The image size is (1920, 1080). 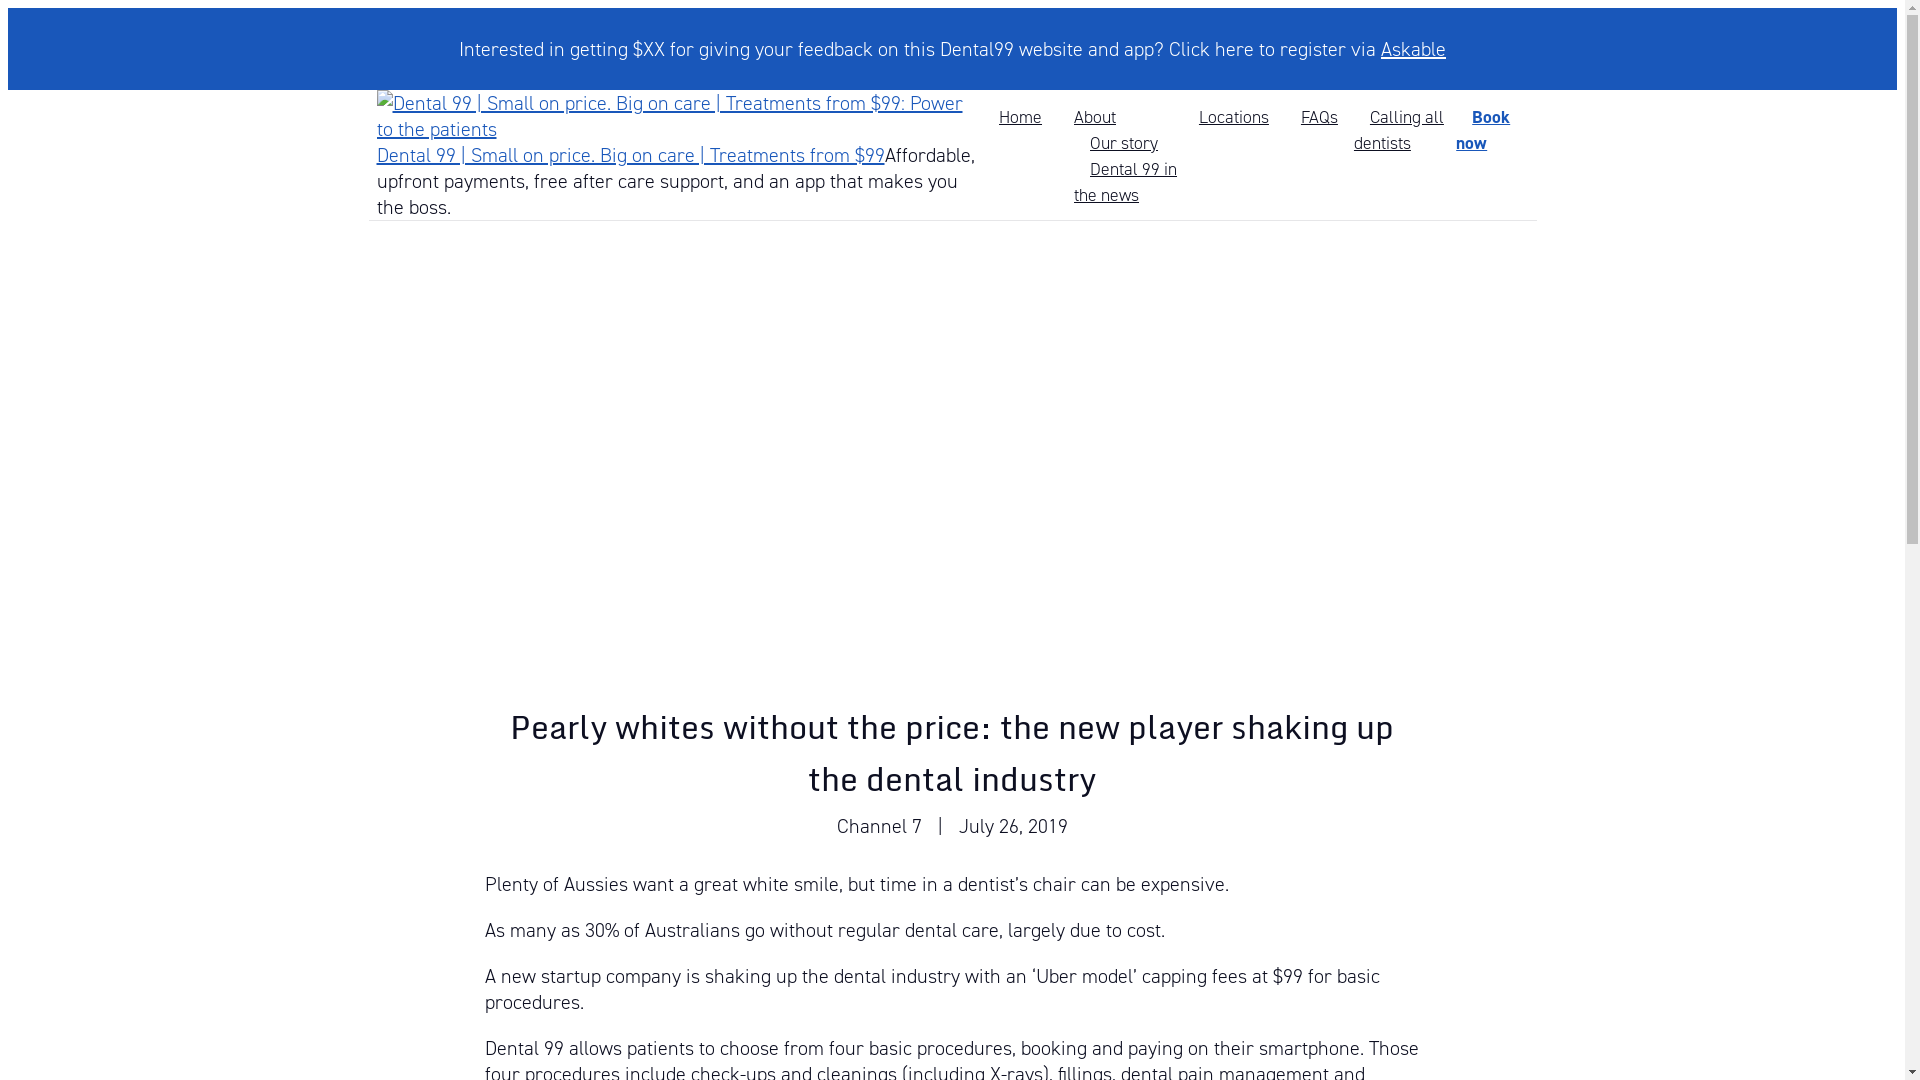 I want to click on 'About', so click(x=1093, y=116).